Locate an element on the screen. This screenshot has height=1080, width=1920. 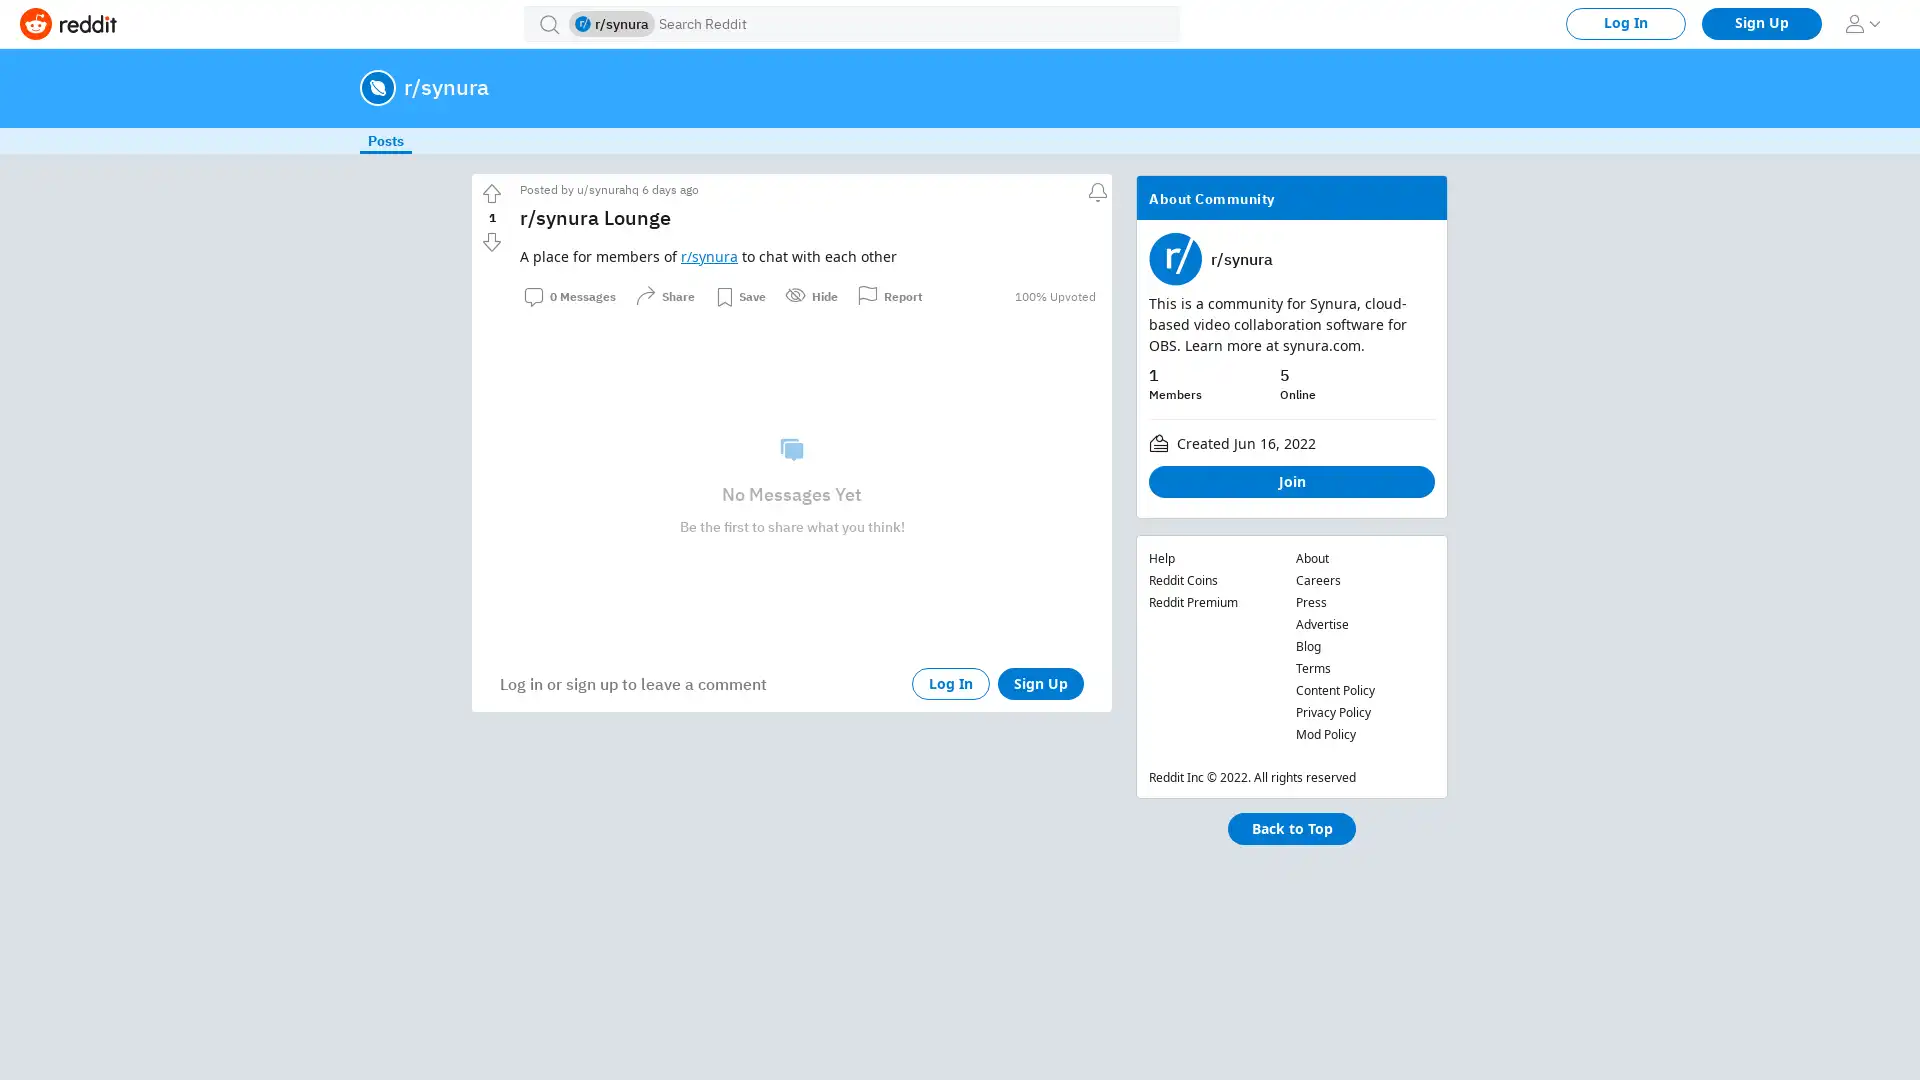
Report is located at coordinates (889, 296).